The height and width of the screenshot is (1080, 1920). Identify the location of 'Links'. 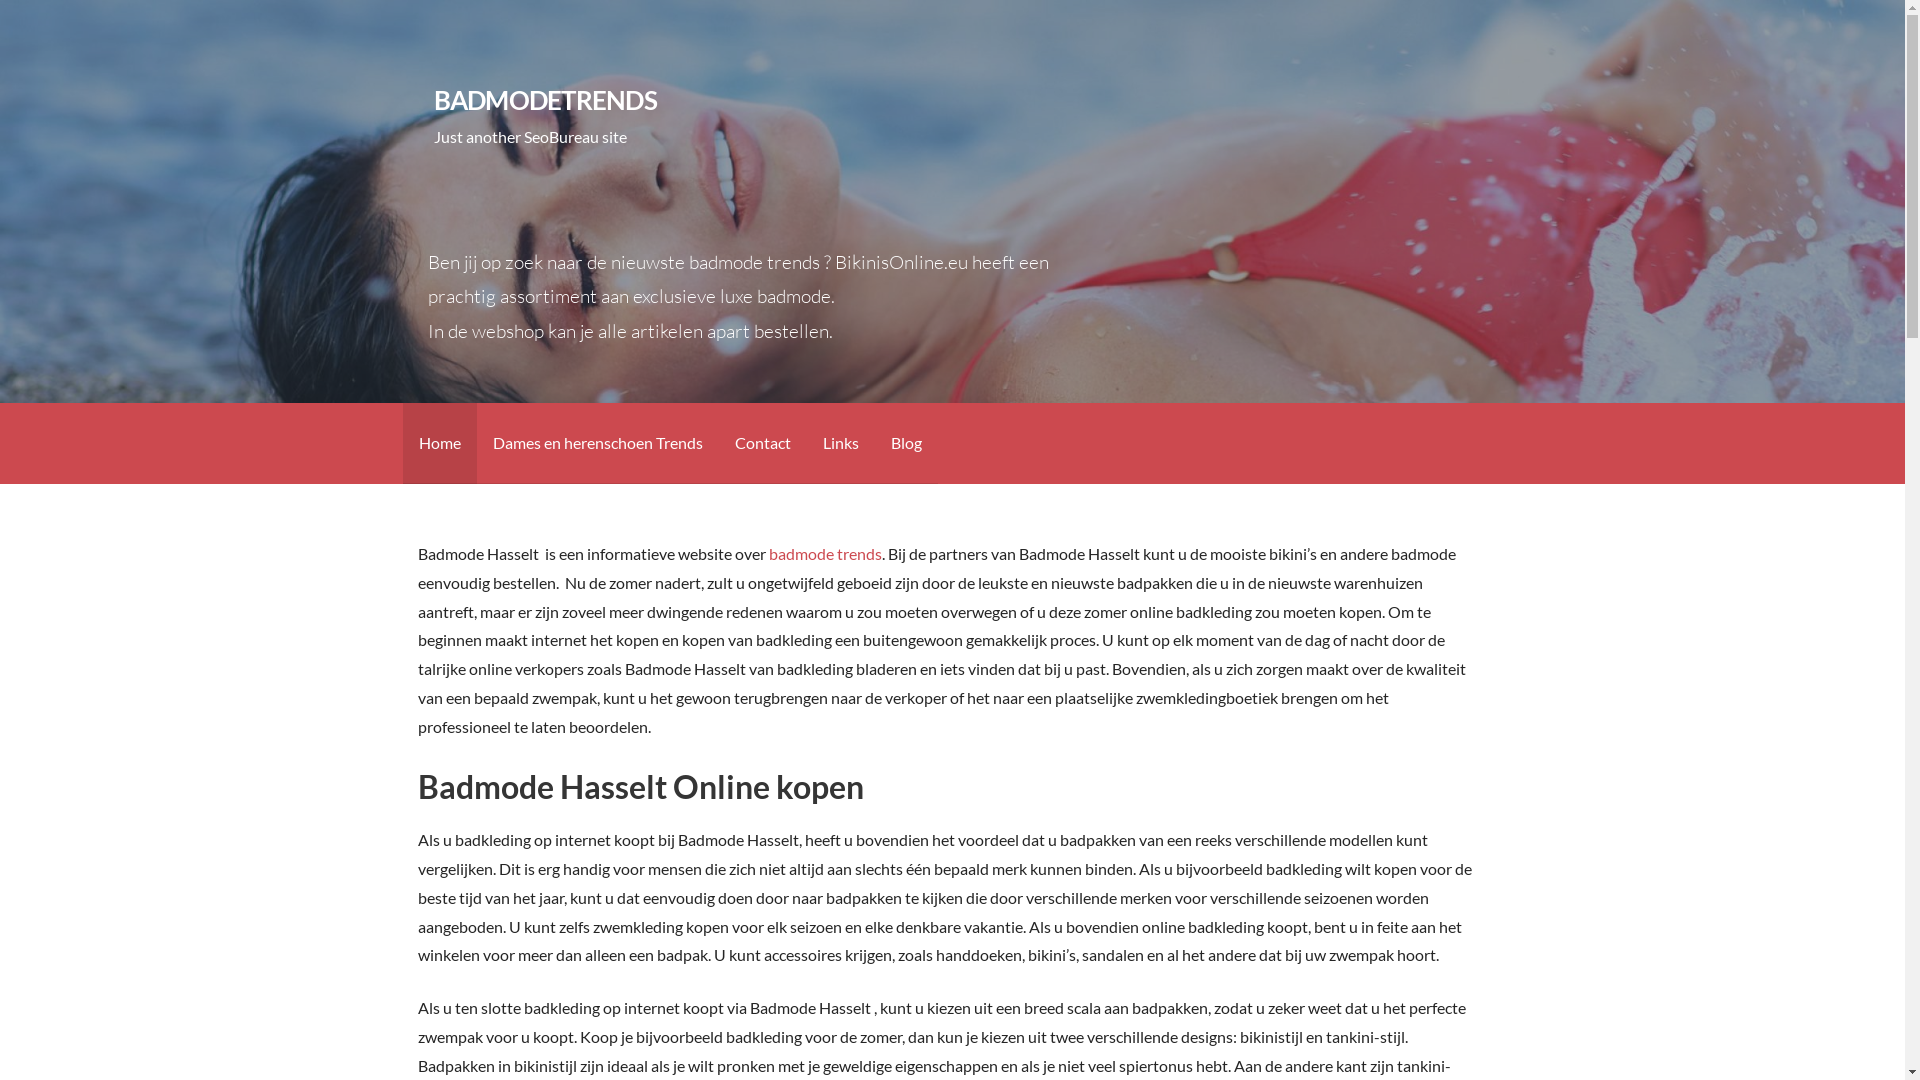
(840, 442).